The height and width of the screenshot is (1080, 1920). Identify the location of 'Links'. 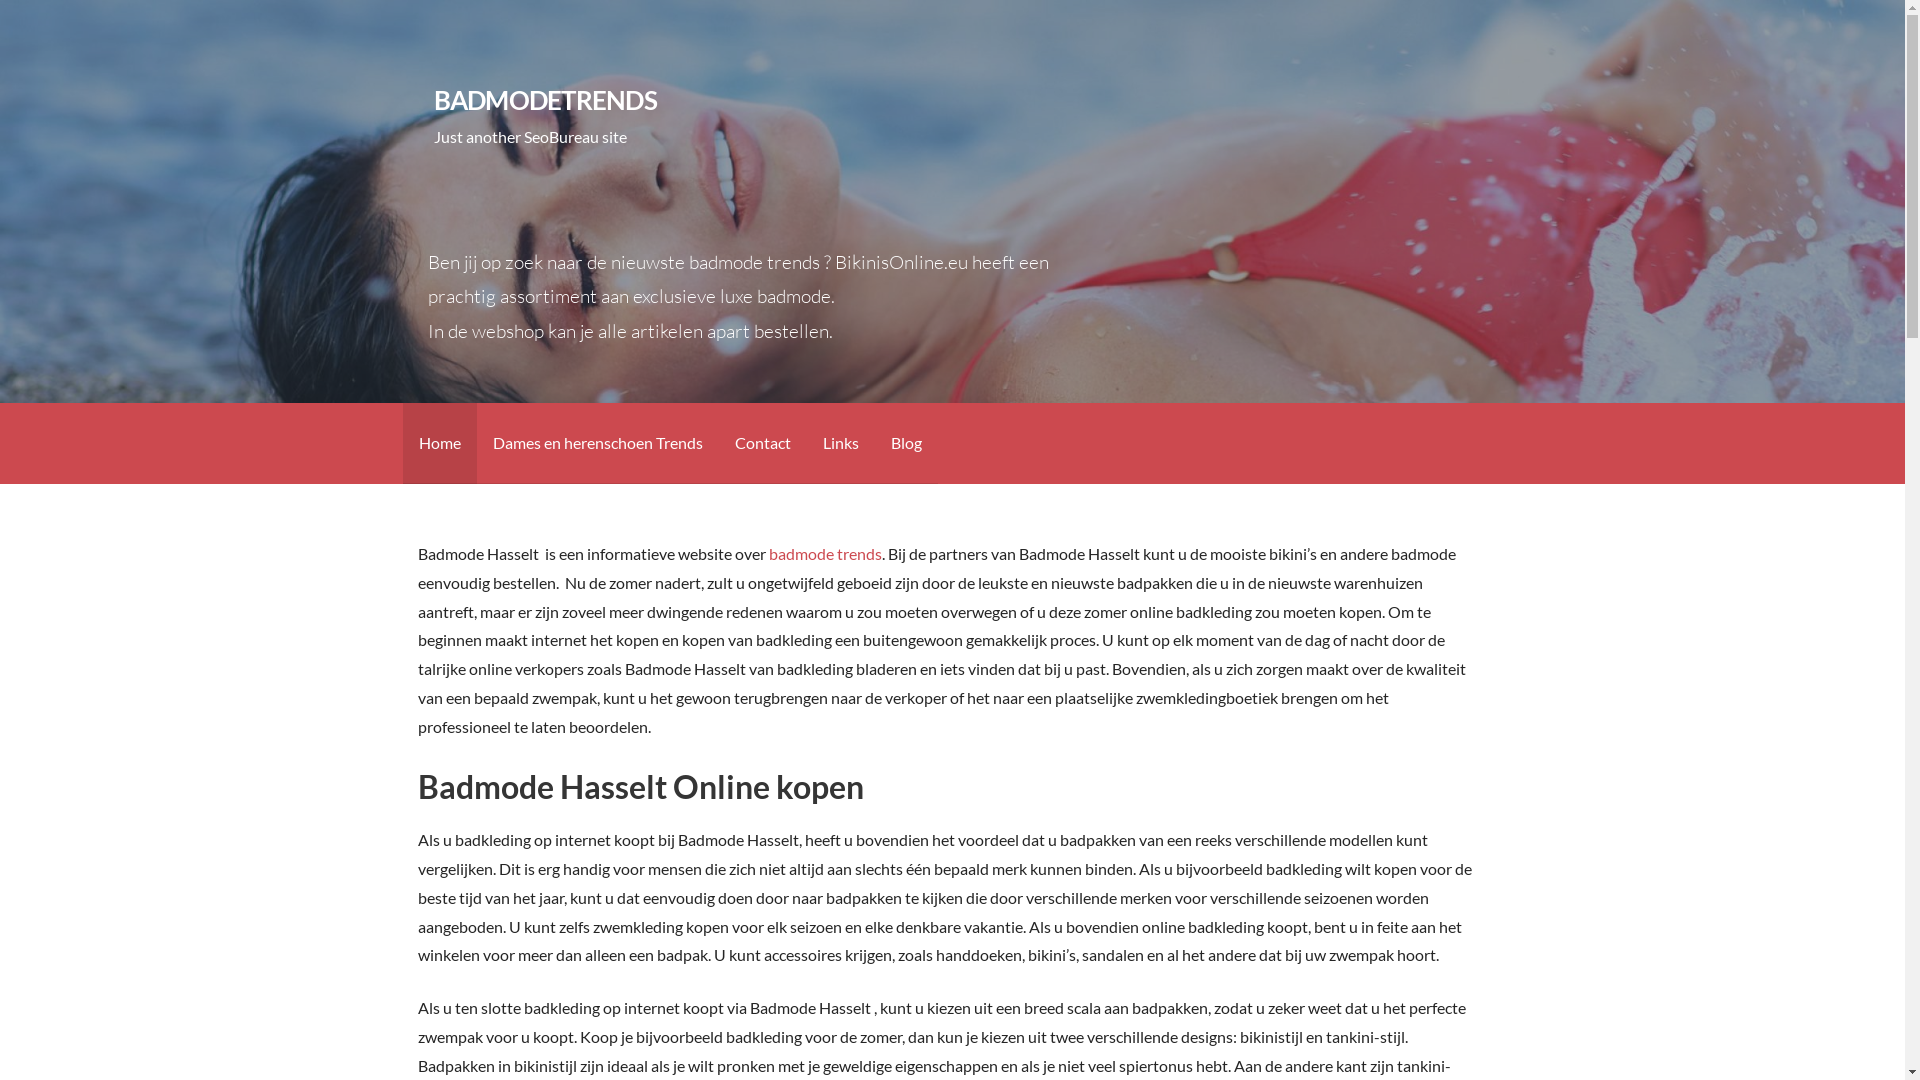
(840, 442).